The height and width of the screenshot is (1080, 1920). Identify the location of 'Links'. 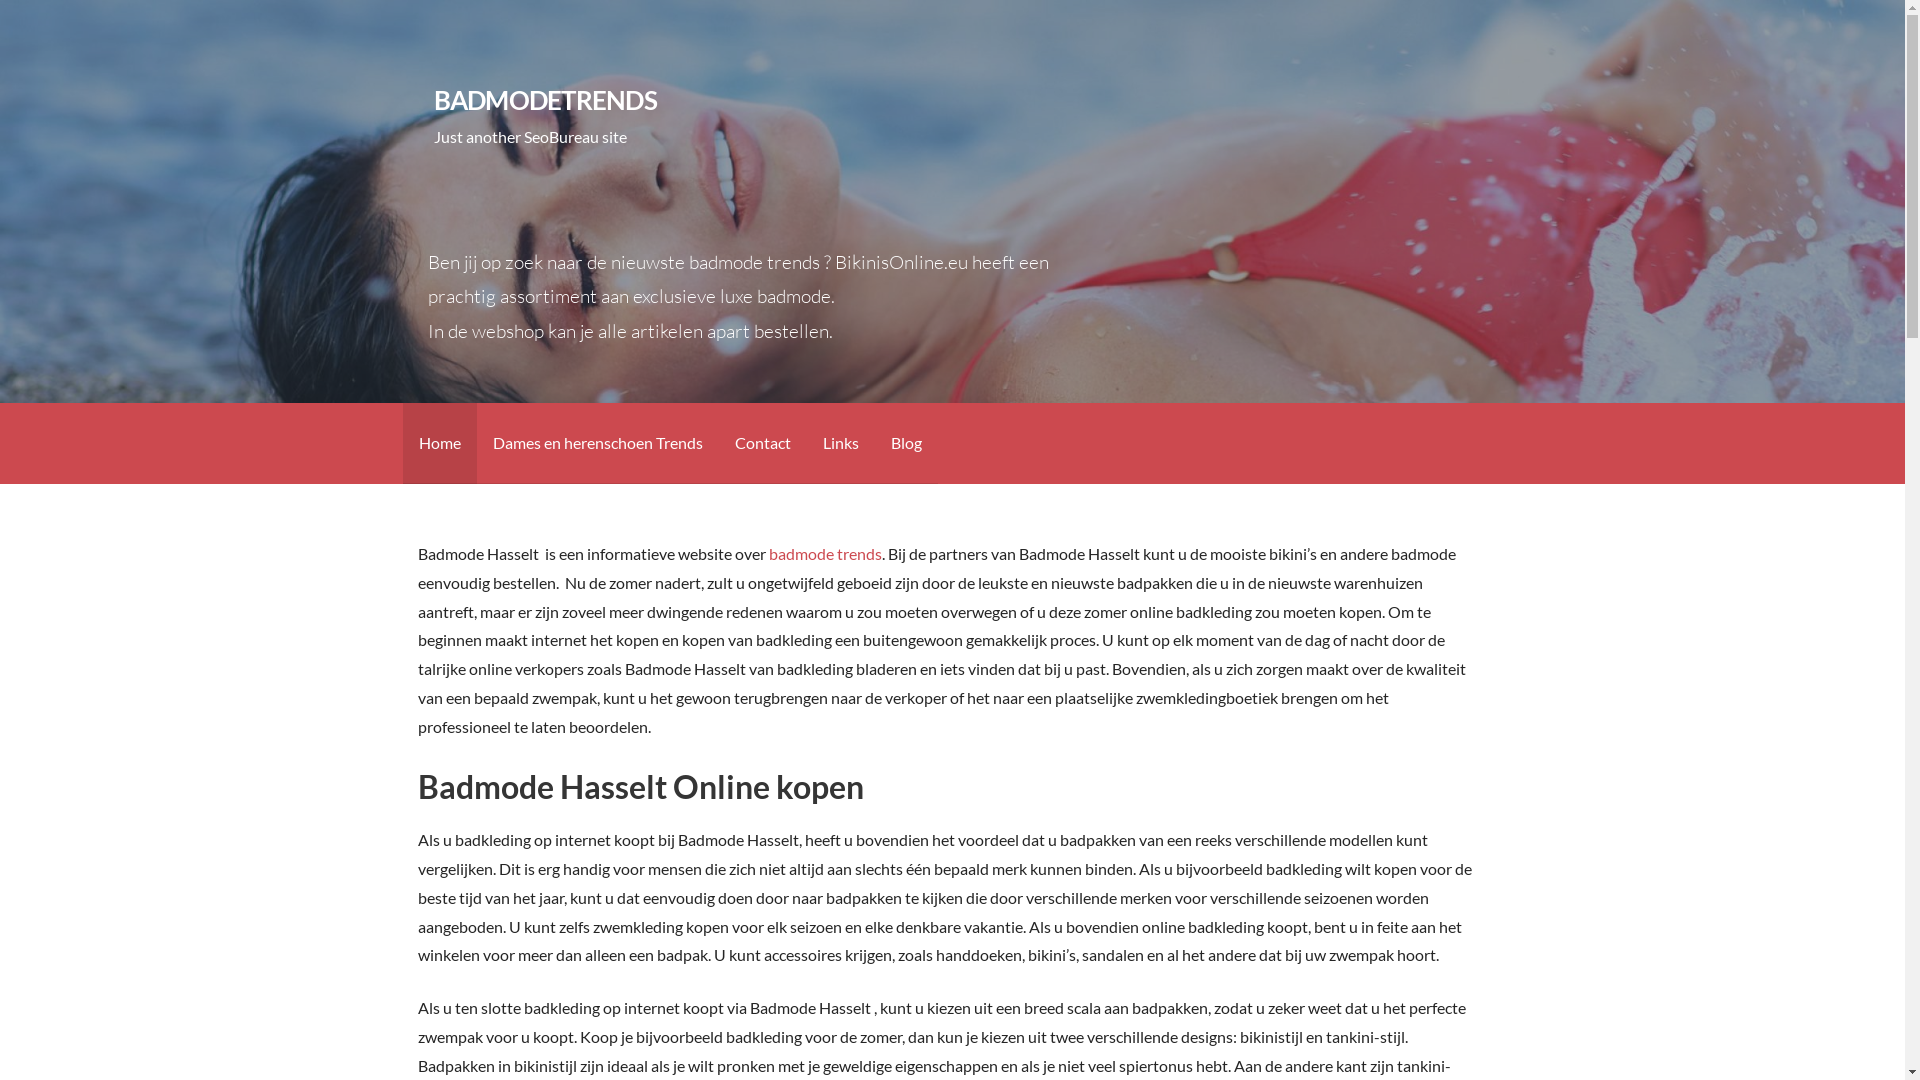
(840, 442).